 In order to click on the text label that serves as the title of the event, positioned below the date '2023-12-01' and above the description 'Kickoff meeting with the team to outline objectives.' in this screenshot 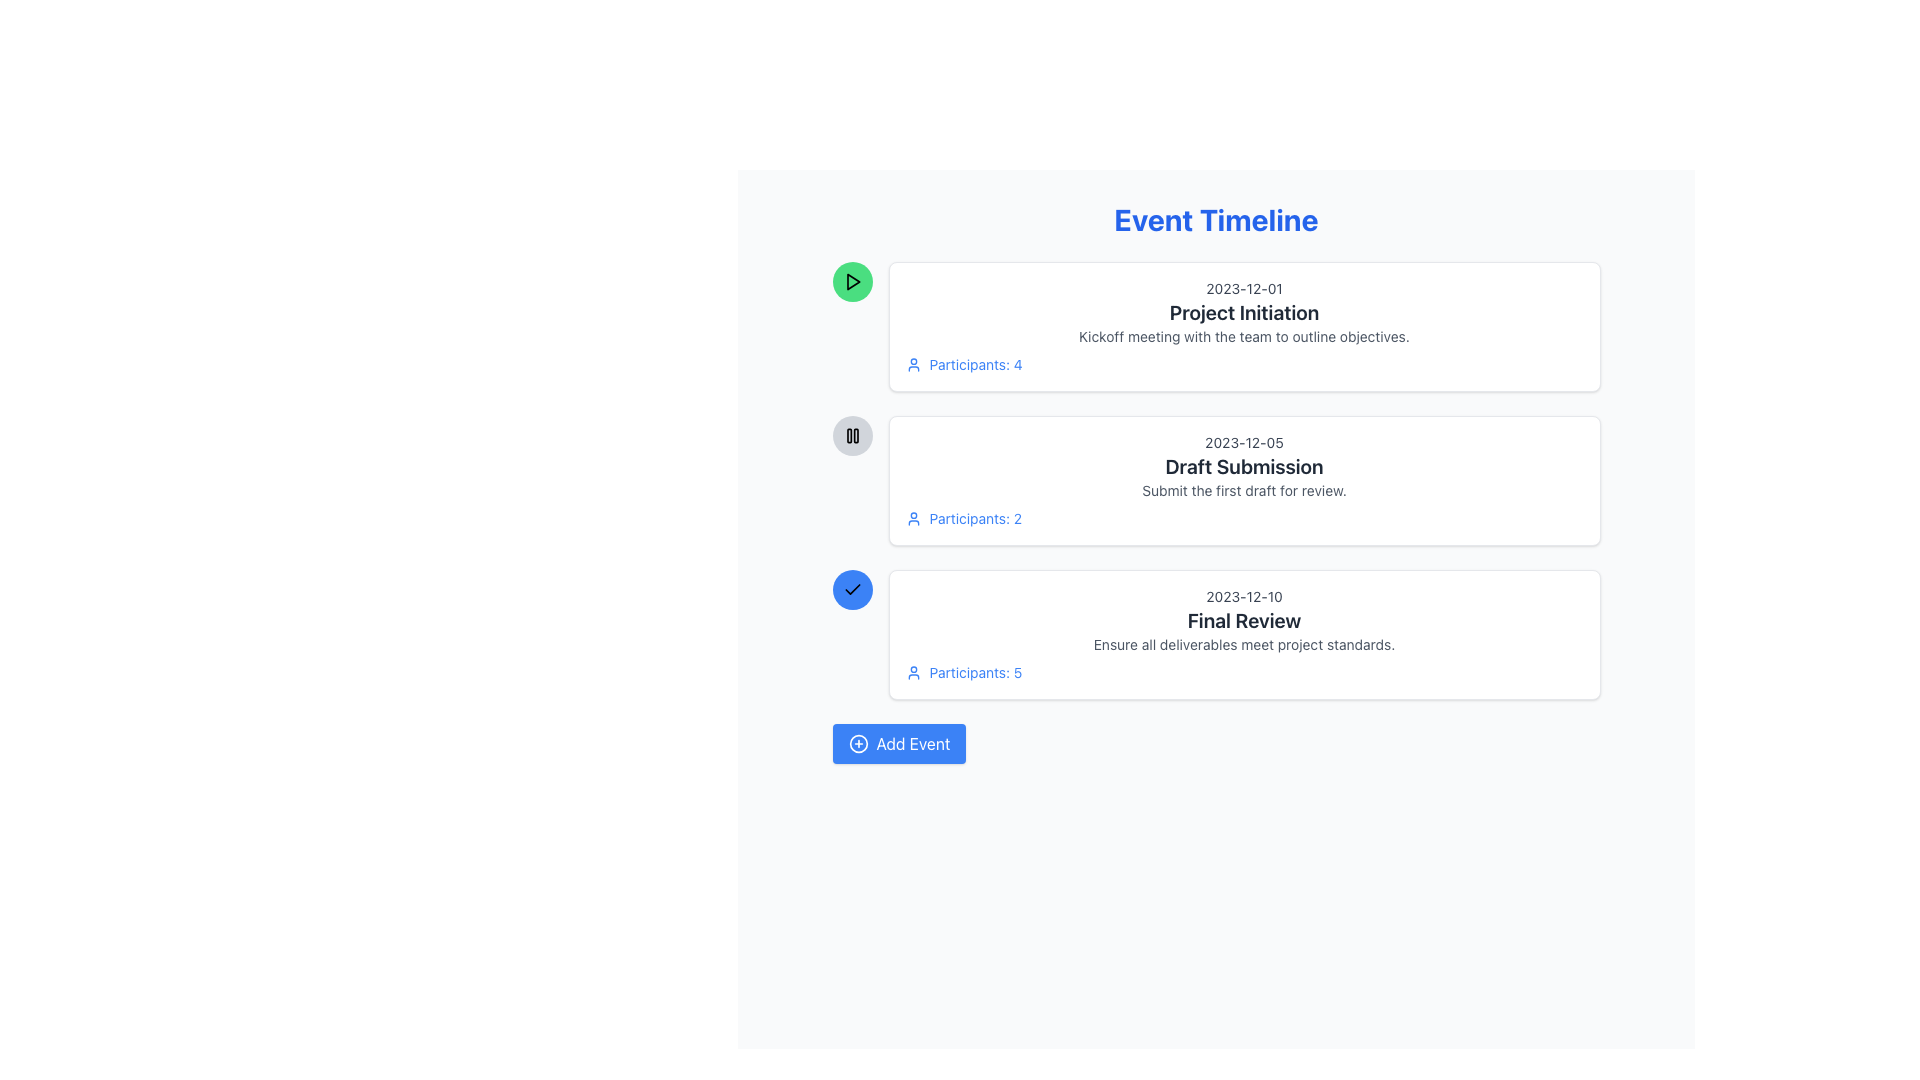, I will do `click(1243, 312)`.